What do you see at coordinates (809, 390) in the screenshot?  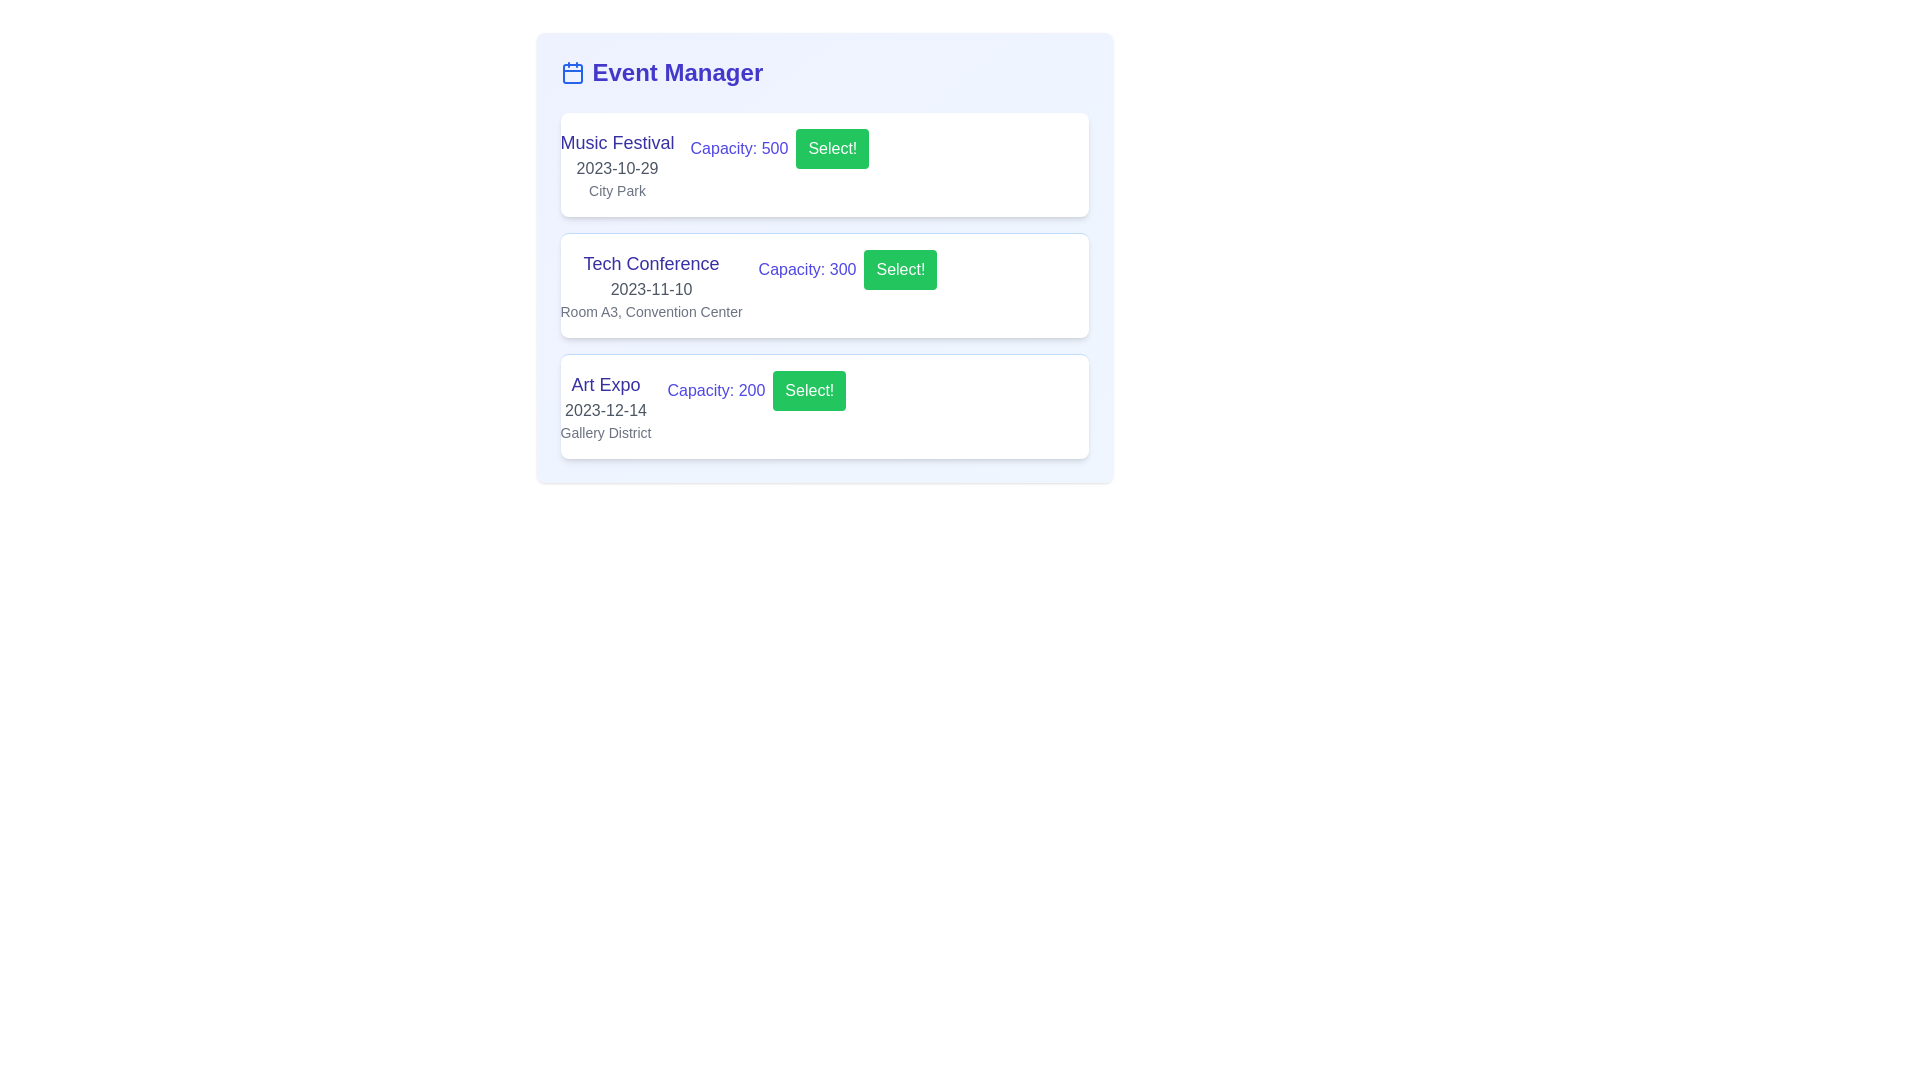 I see `the green rectangular button labeled 'Select!' located in the third event entry of the list under the 'Event Manager' title` at bounding box center [809, 390].